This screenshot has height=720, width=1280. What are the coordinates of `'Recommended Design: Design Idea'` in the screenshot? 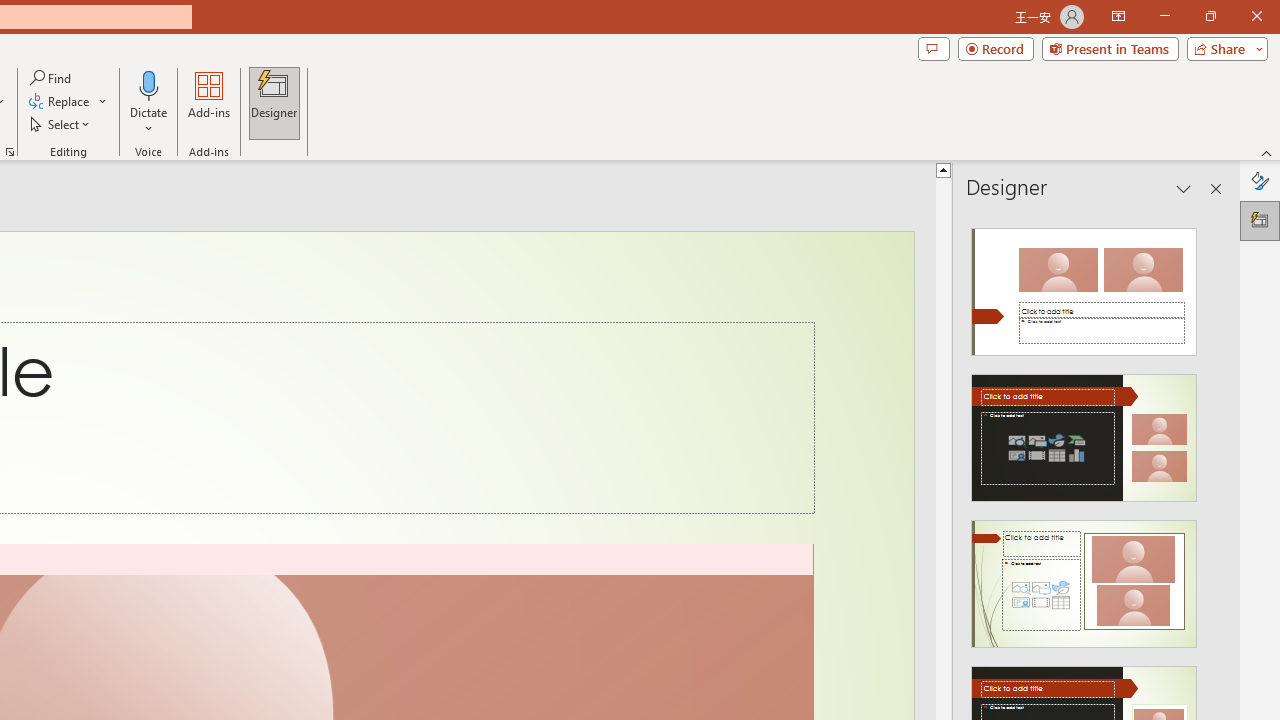 It's located at (1083, 286).